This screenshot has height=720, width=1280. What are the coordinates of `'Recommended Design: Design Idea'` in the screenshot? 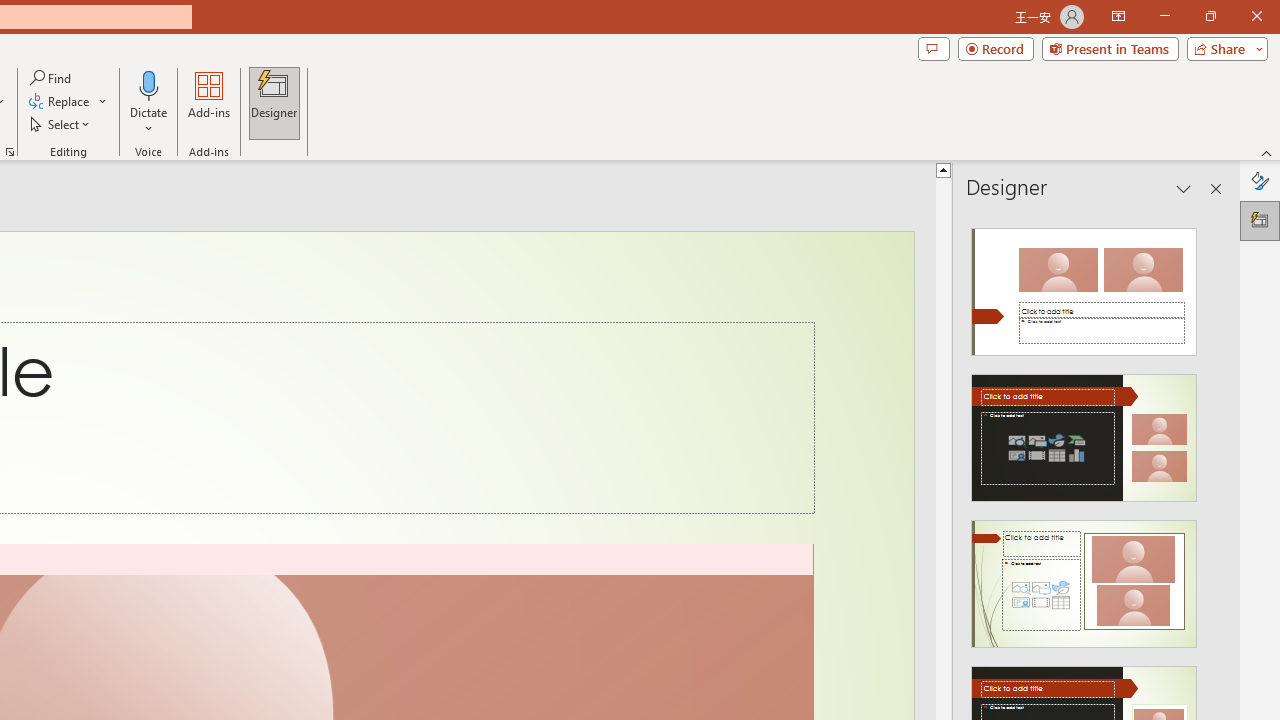 It's located at (1083, 286).